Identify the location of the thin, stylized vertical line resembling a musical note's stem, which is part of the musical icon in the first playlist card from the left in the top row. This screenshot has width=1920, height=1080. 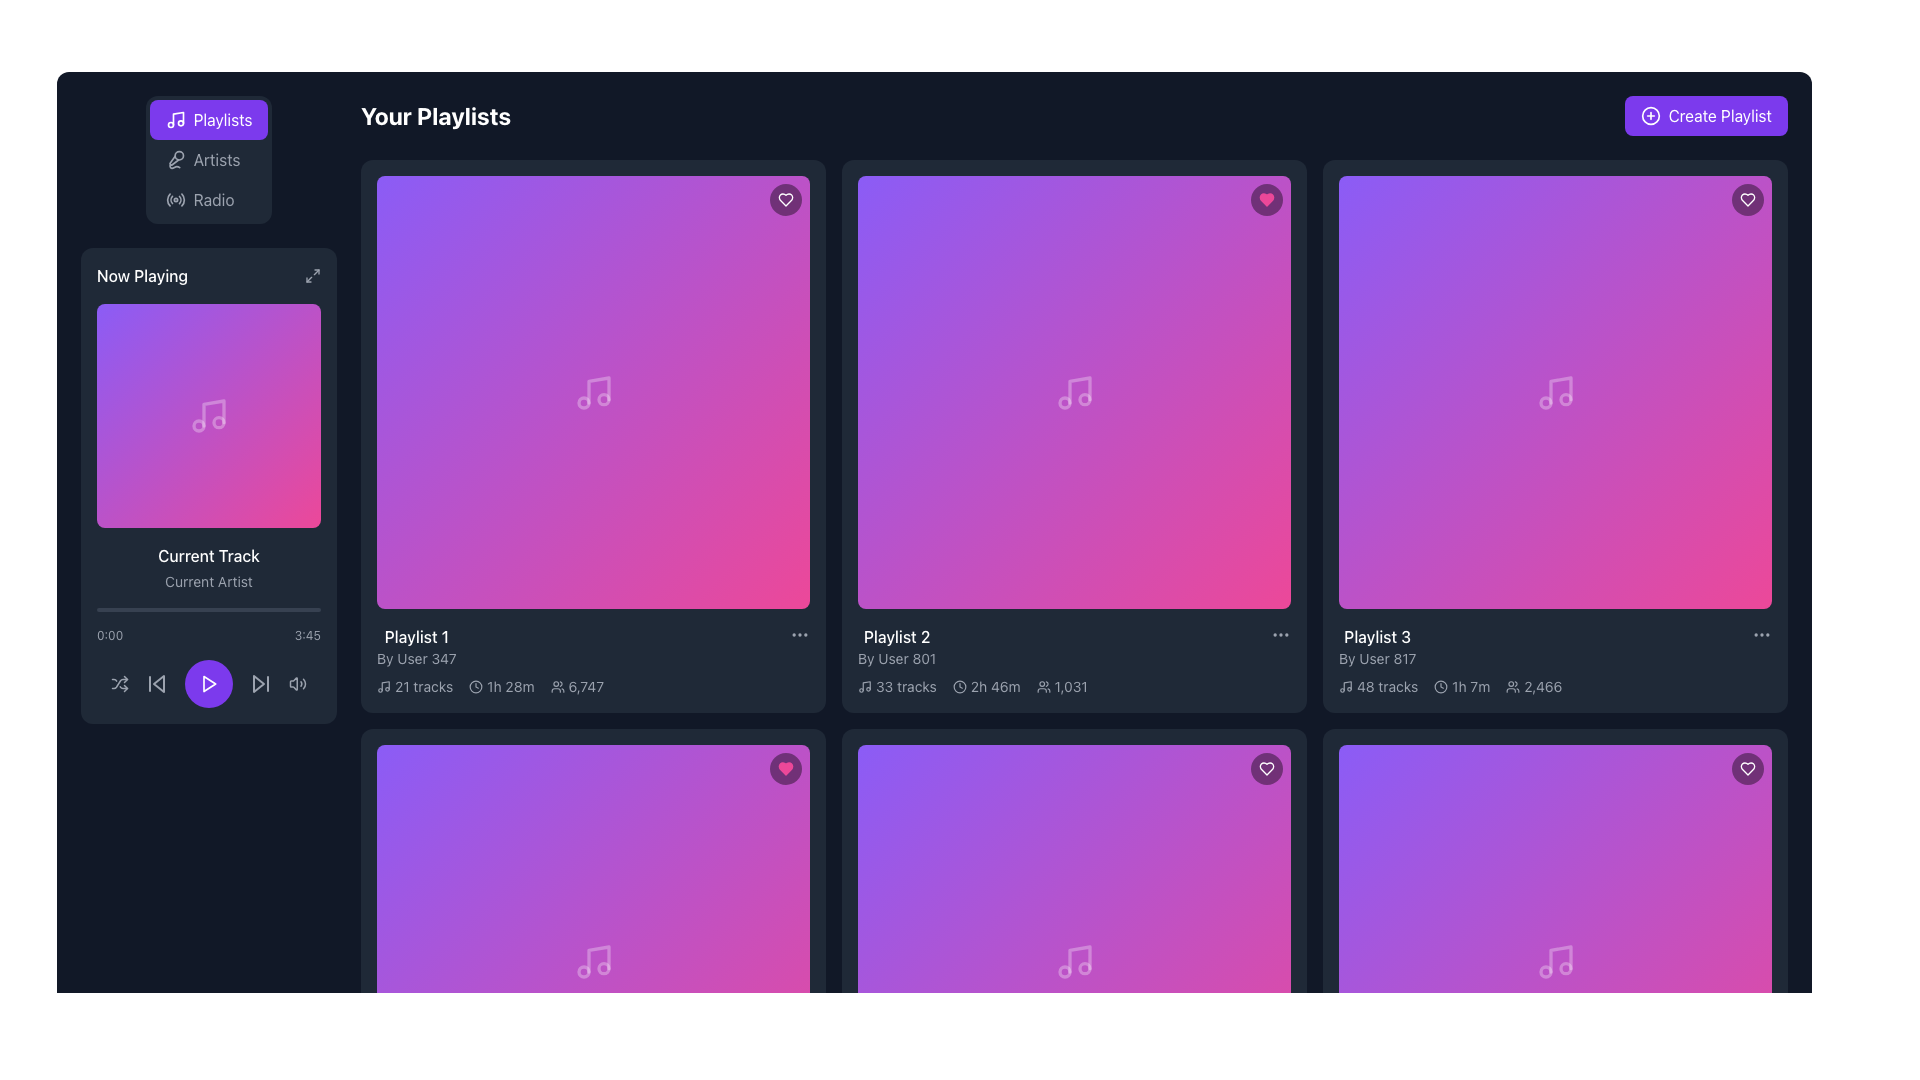
(385, 685).